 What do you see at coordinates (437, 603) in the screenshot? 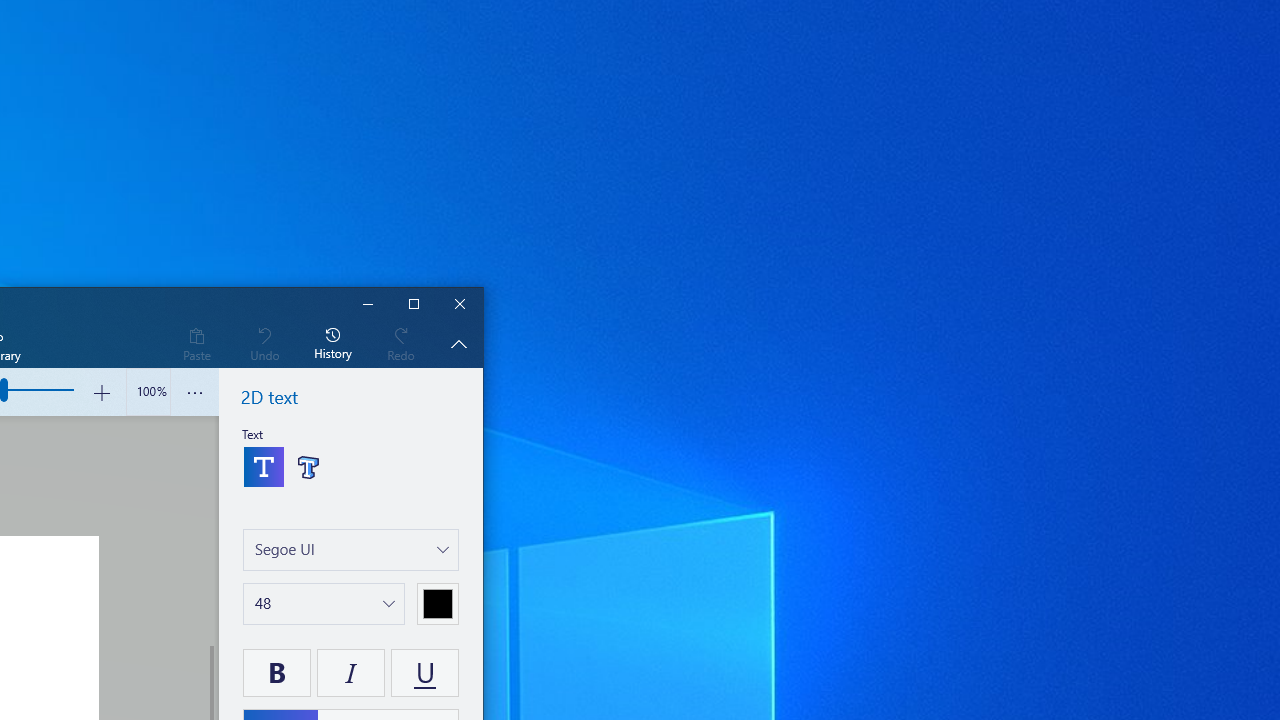
I see `'Choose a color'` at bounding box center [437, 603].